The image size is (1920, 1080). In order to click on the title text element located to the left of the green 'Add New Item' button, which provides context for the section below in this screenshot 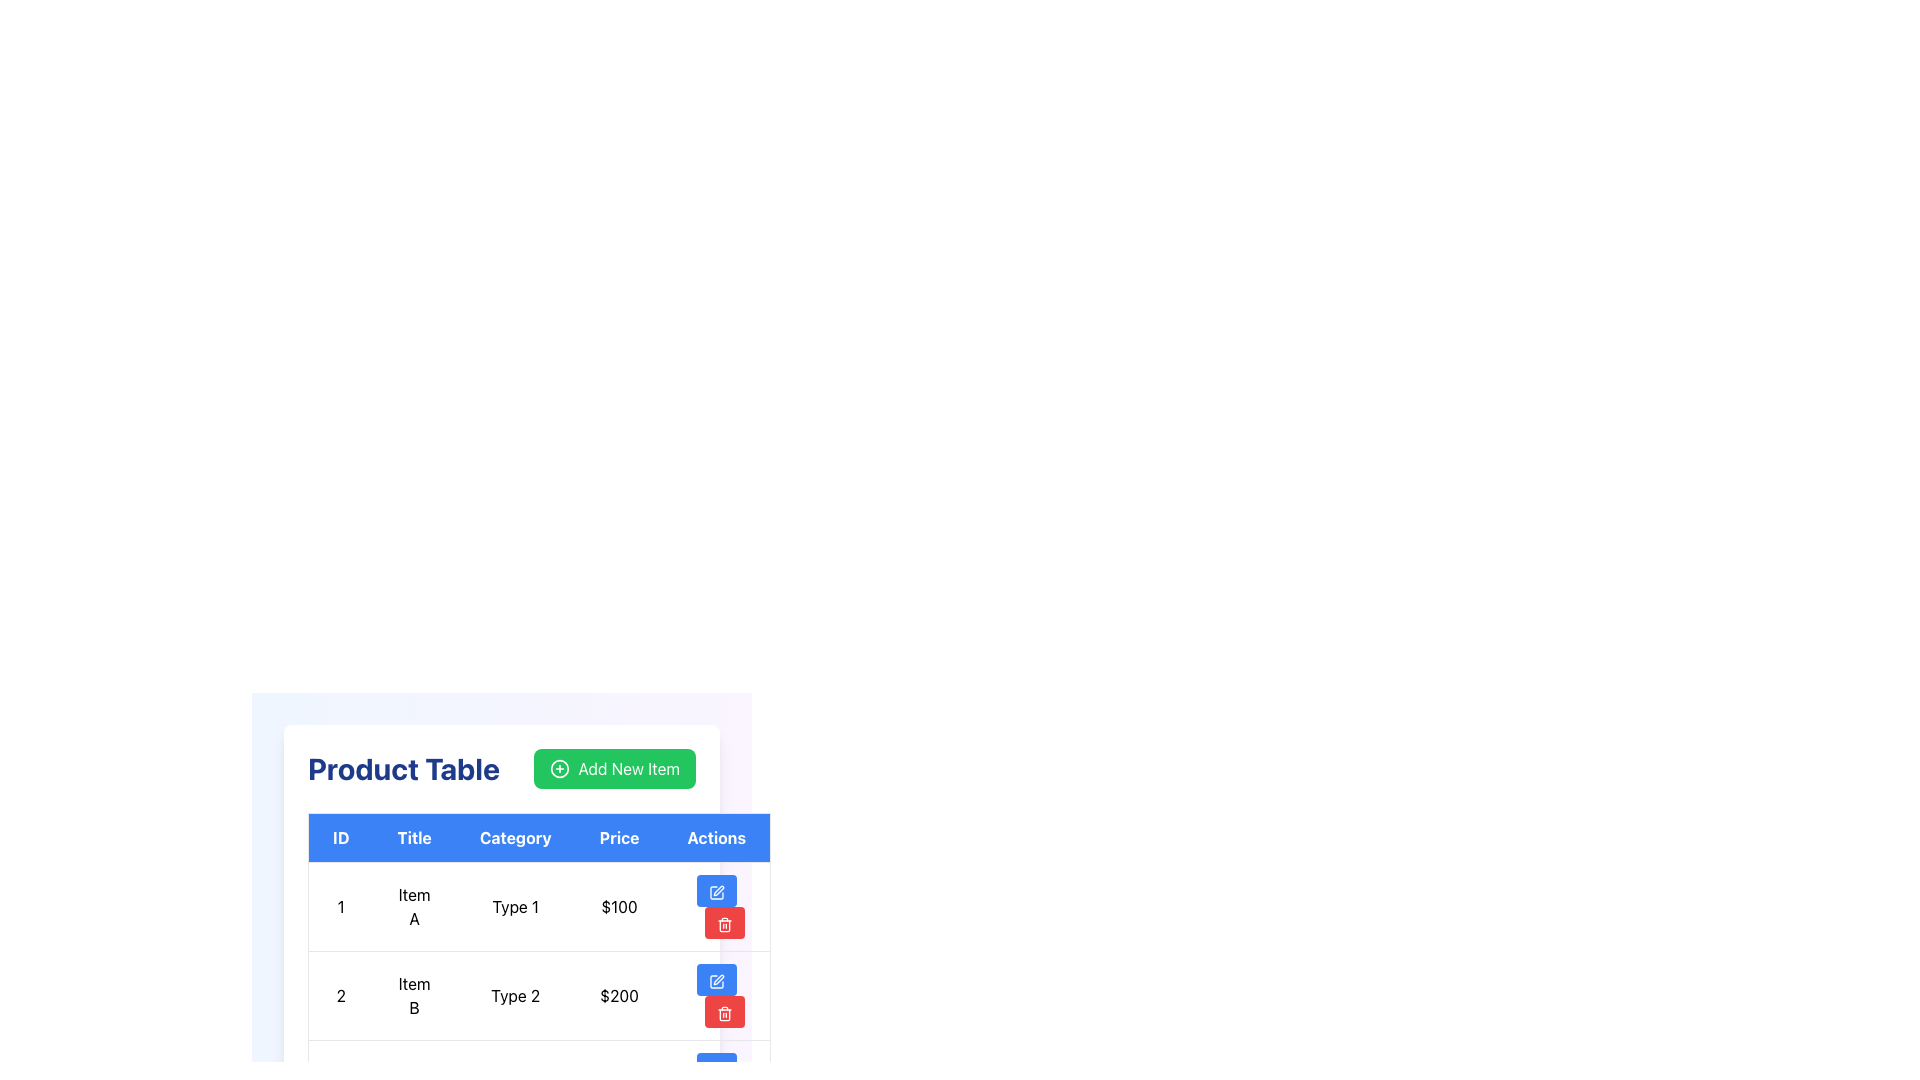, I will do `click(402, 767)`.